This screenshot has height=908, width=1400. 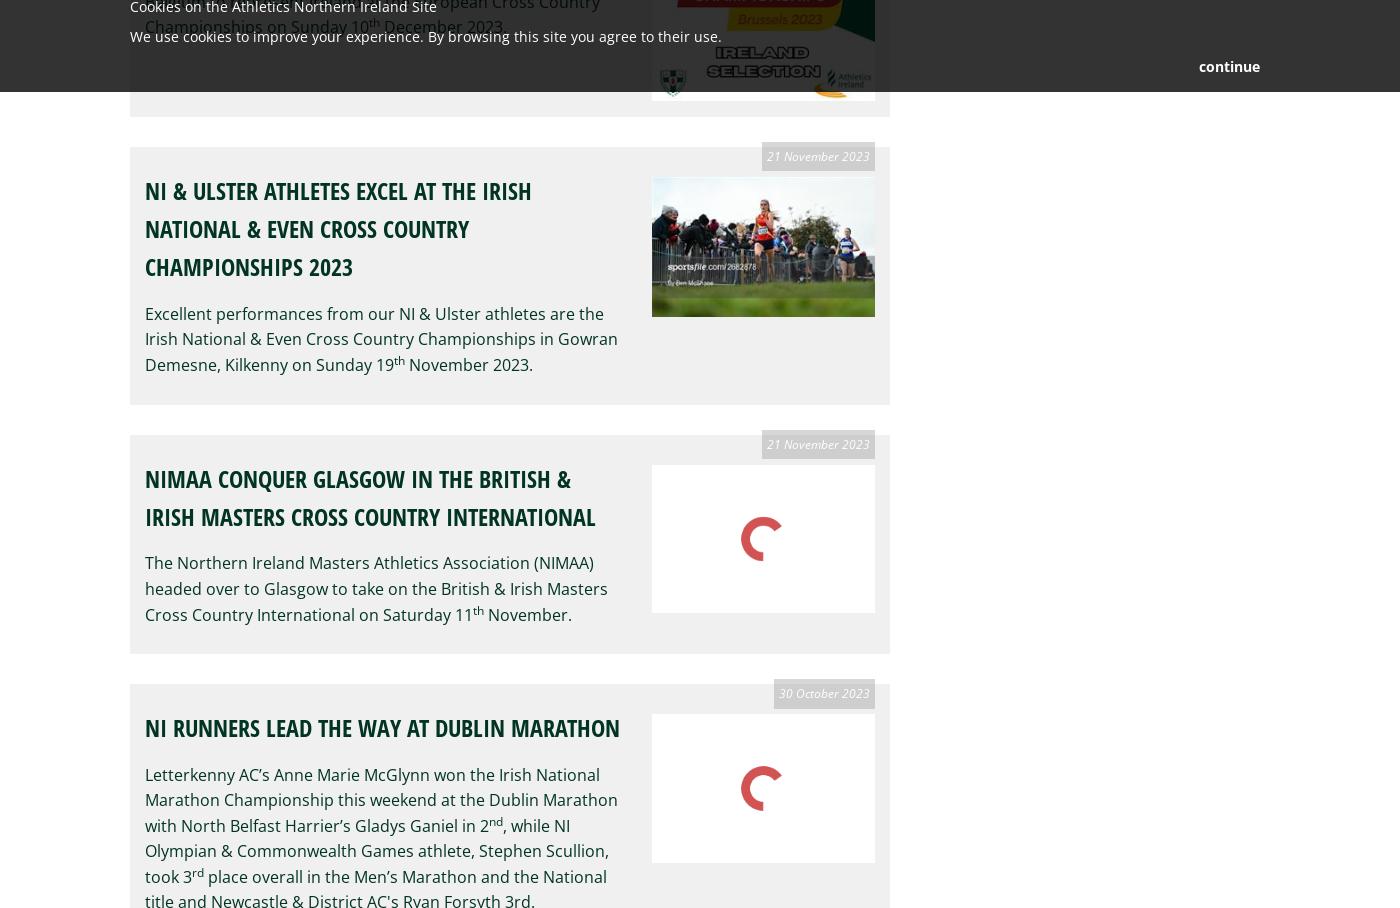 What do you see at coordinates (370, 496) in the screenshot?
I see `'NIMAA Conquer Glasgow in the British & Irish Masters Cross Country International'` at bounding box center [370, 496].